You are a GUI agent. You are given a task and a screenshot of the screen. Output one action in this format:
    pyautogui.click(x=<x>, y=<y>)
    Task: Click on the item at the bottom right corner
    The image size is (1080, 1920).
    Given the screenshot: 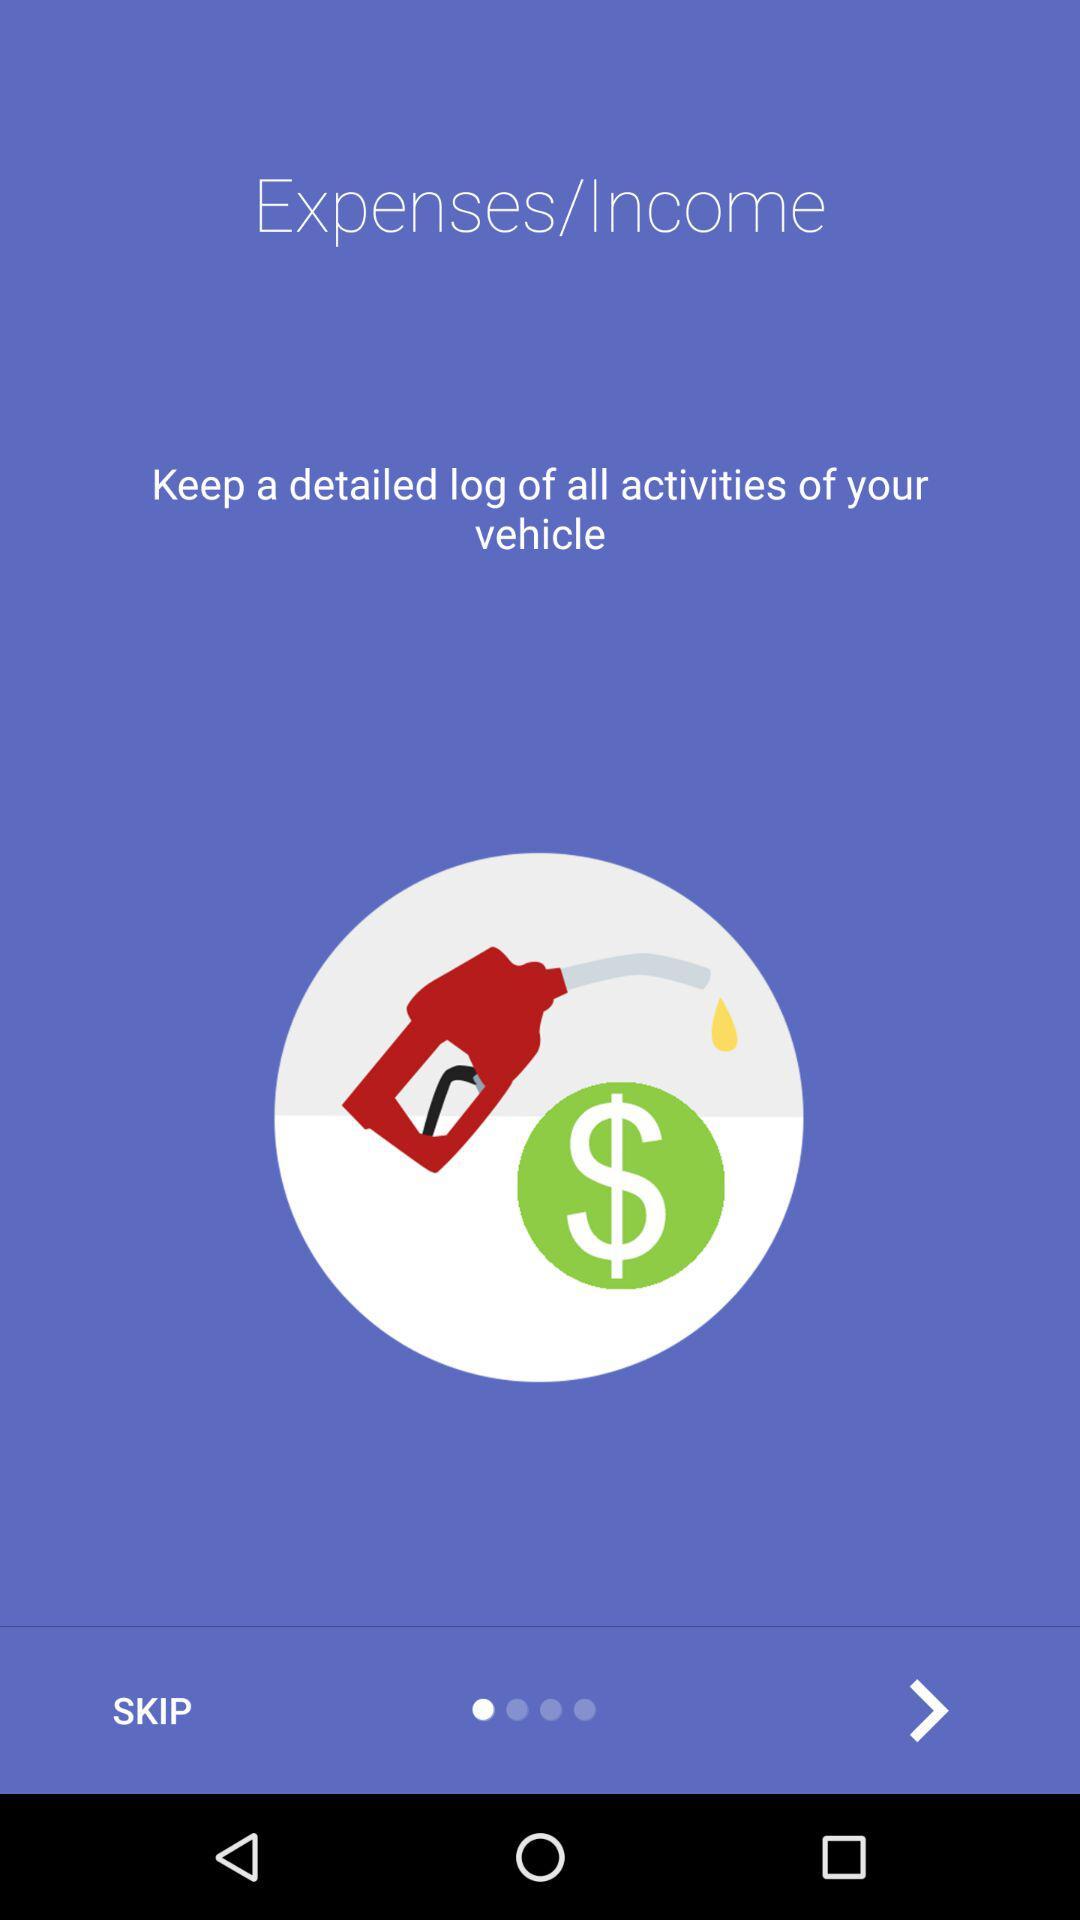 What is the action you would take?
    pyautogui.click(x=927, y=1709)
    